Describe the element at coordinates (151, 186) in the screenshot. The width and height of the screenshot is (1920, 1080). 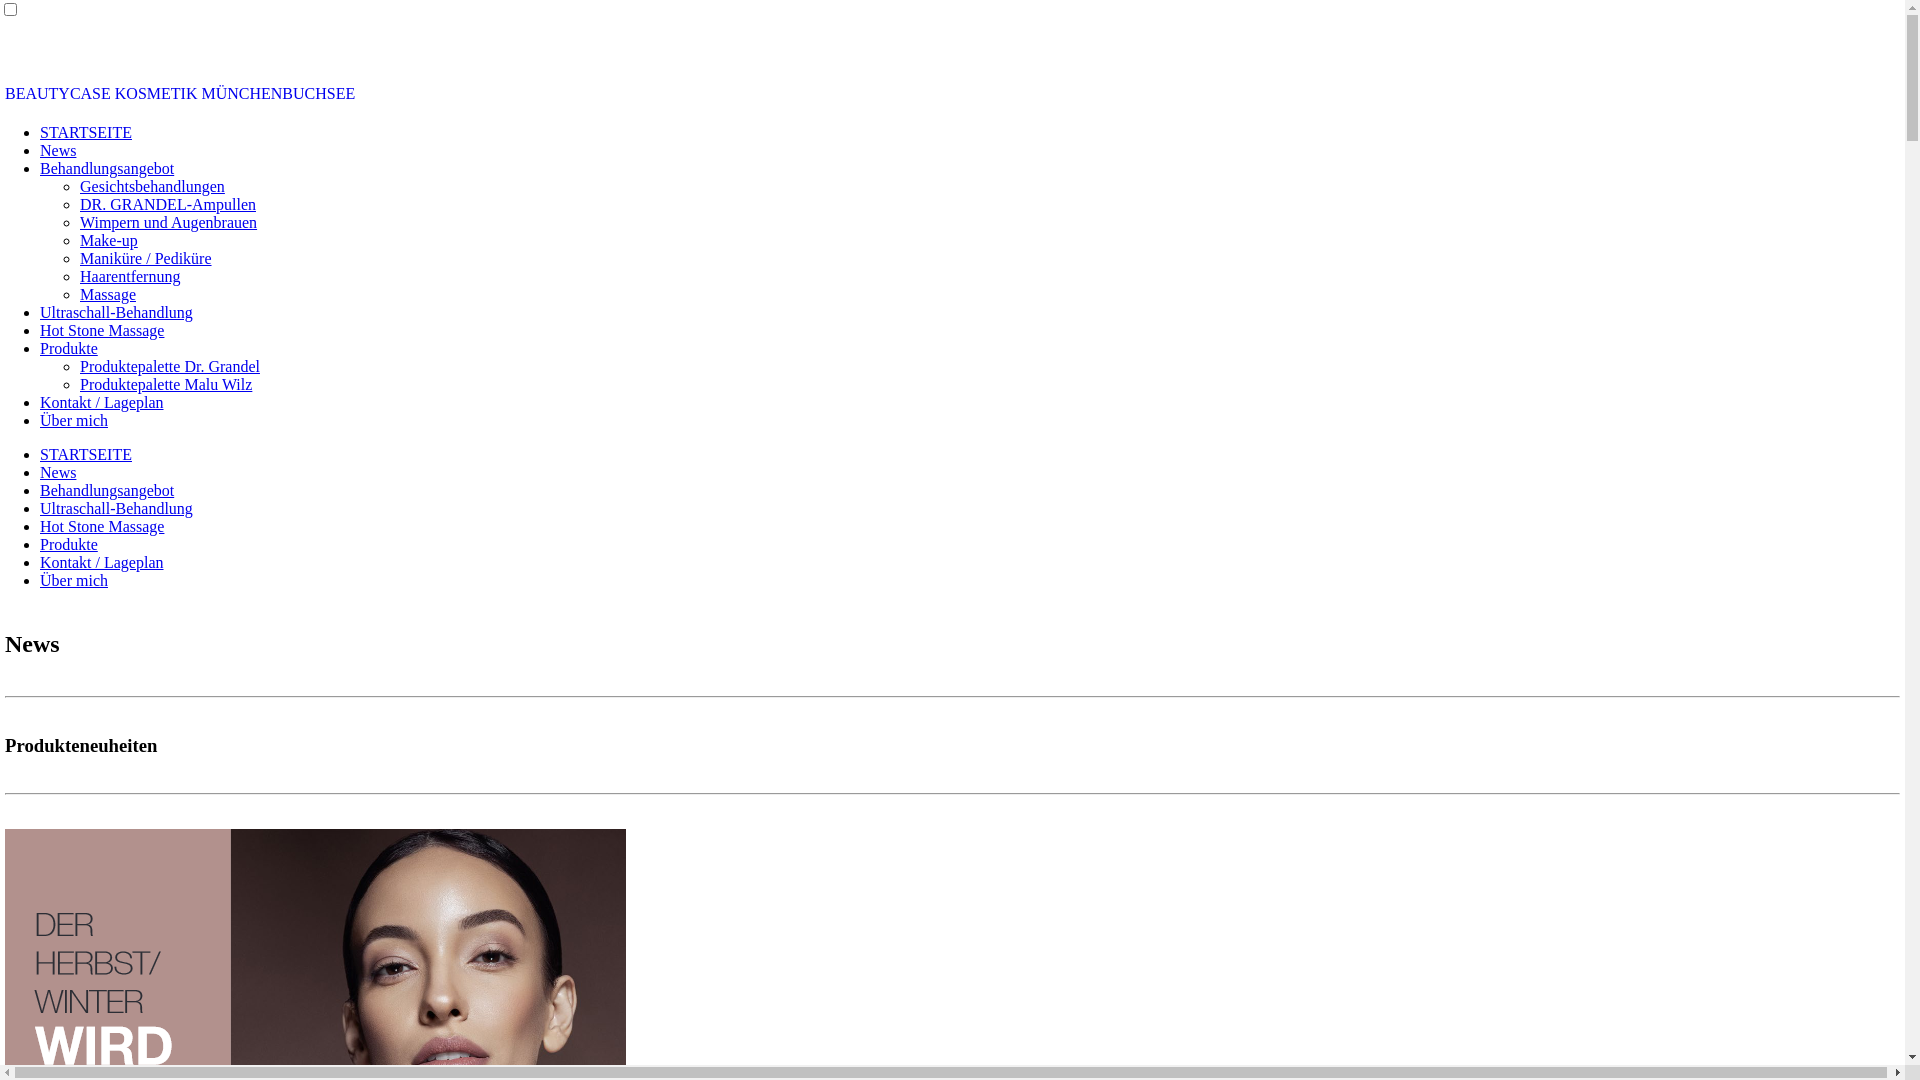
I see `'Gesichtsbehandlungen'` at that location.